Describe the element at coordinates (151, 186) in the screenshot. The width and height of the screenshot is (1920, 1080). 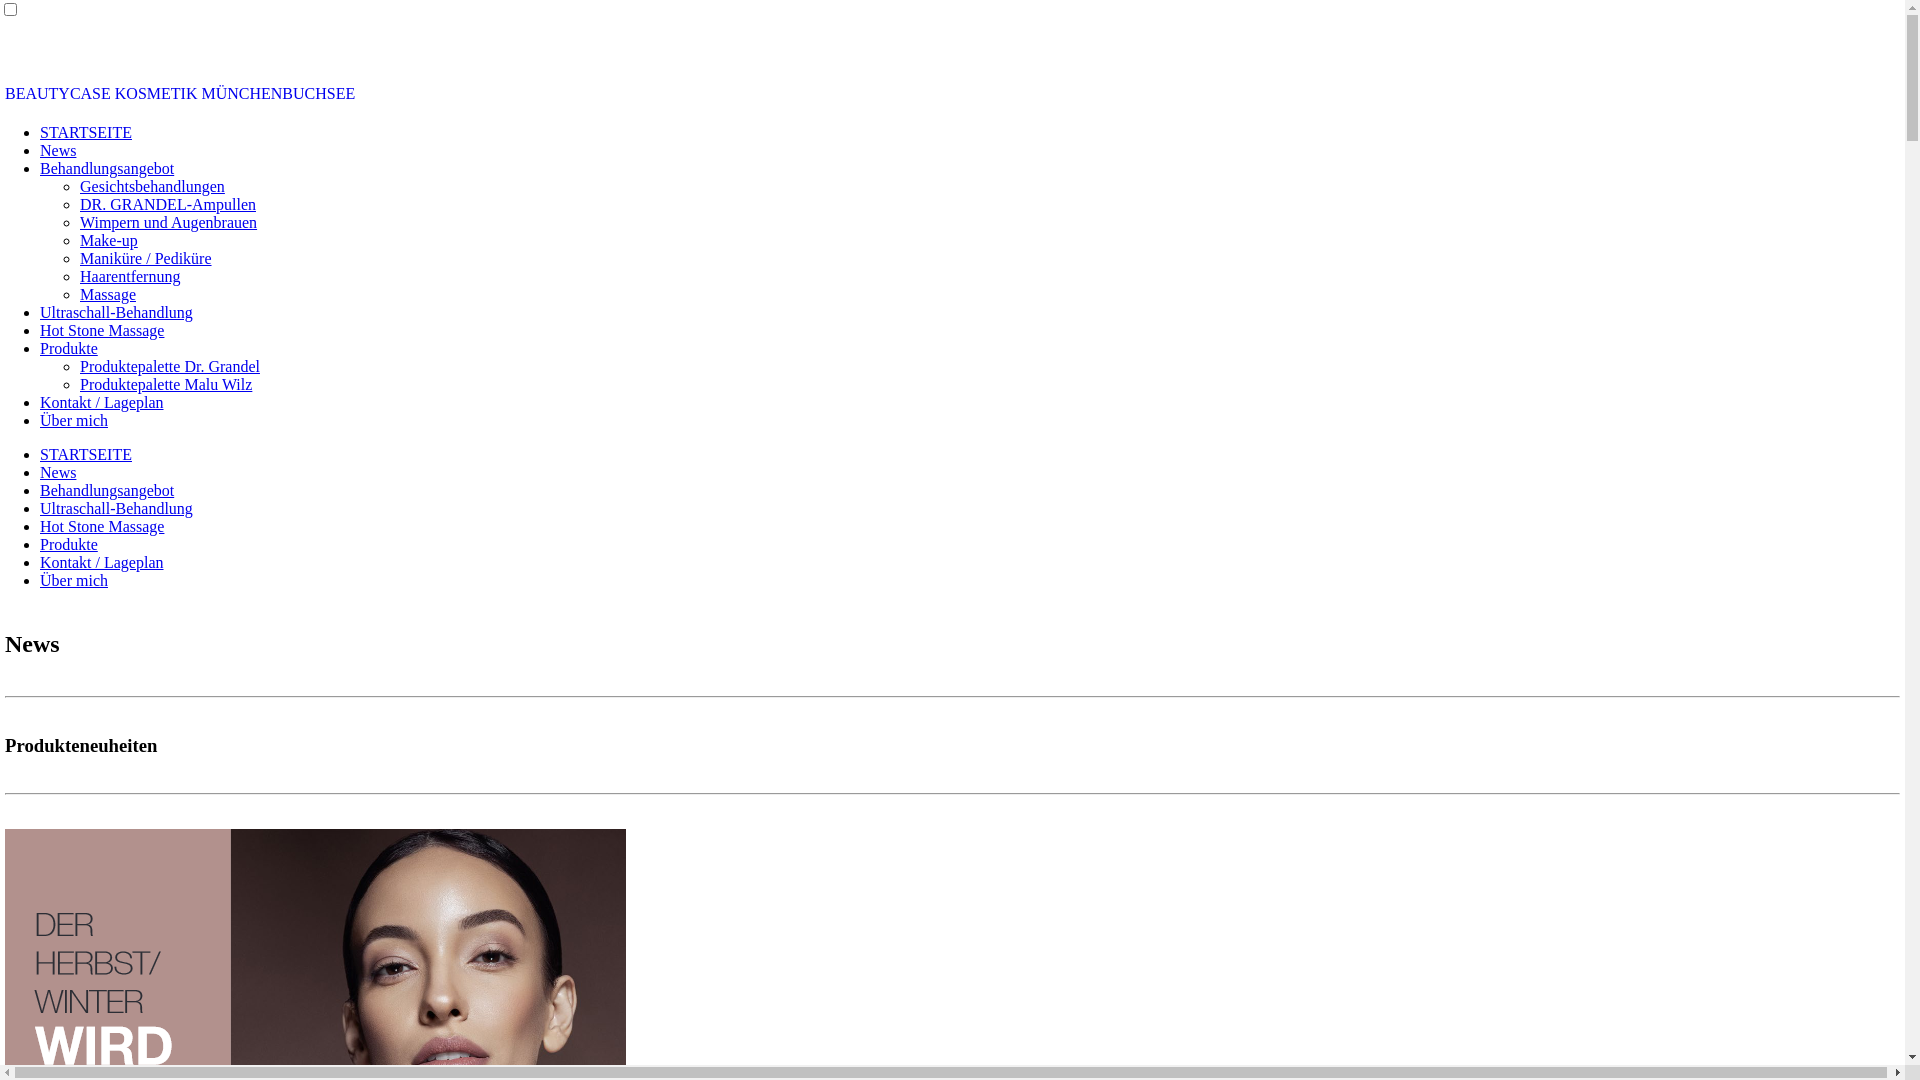
I see `'Gesichtsbehandlungen'` at that location.